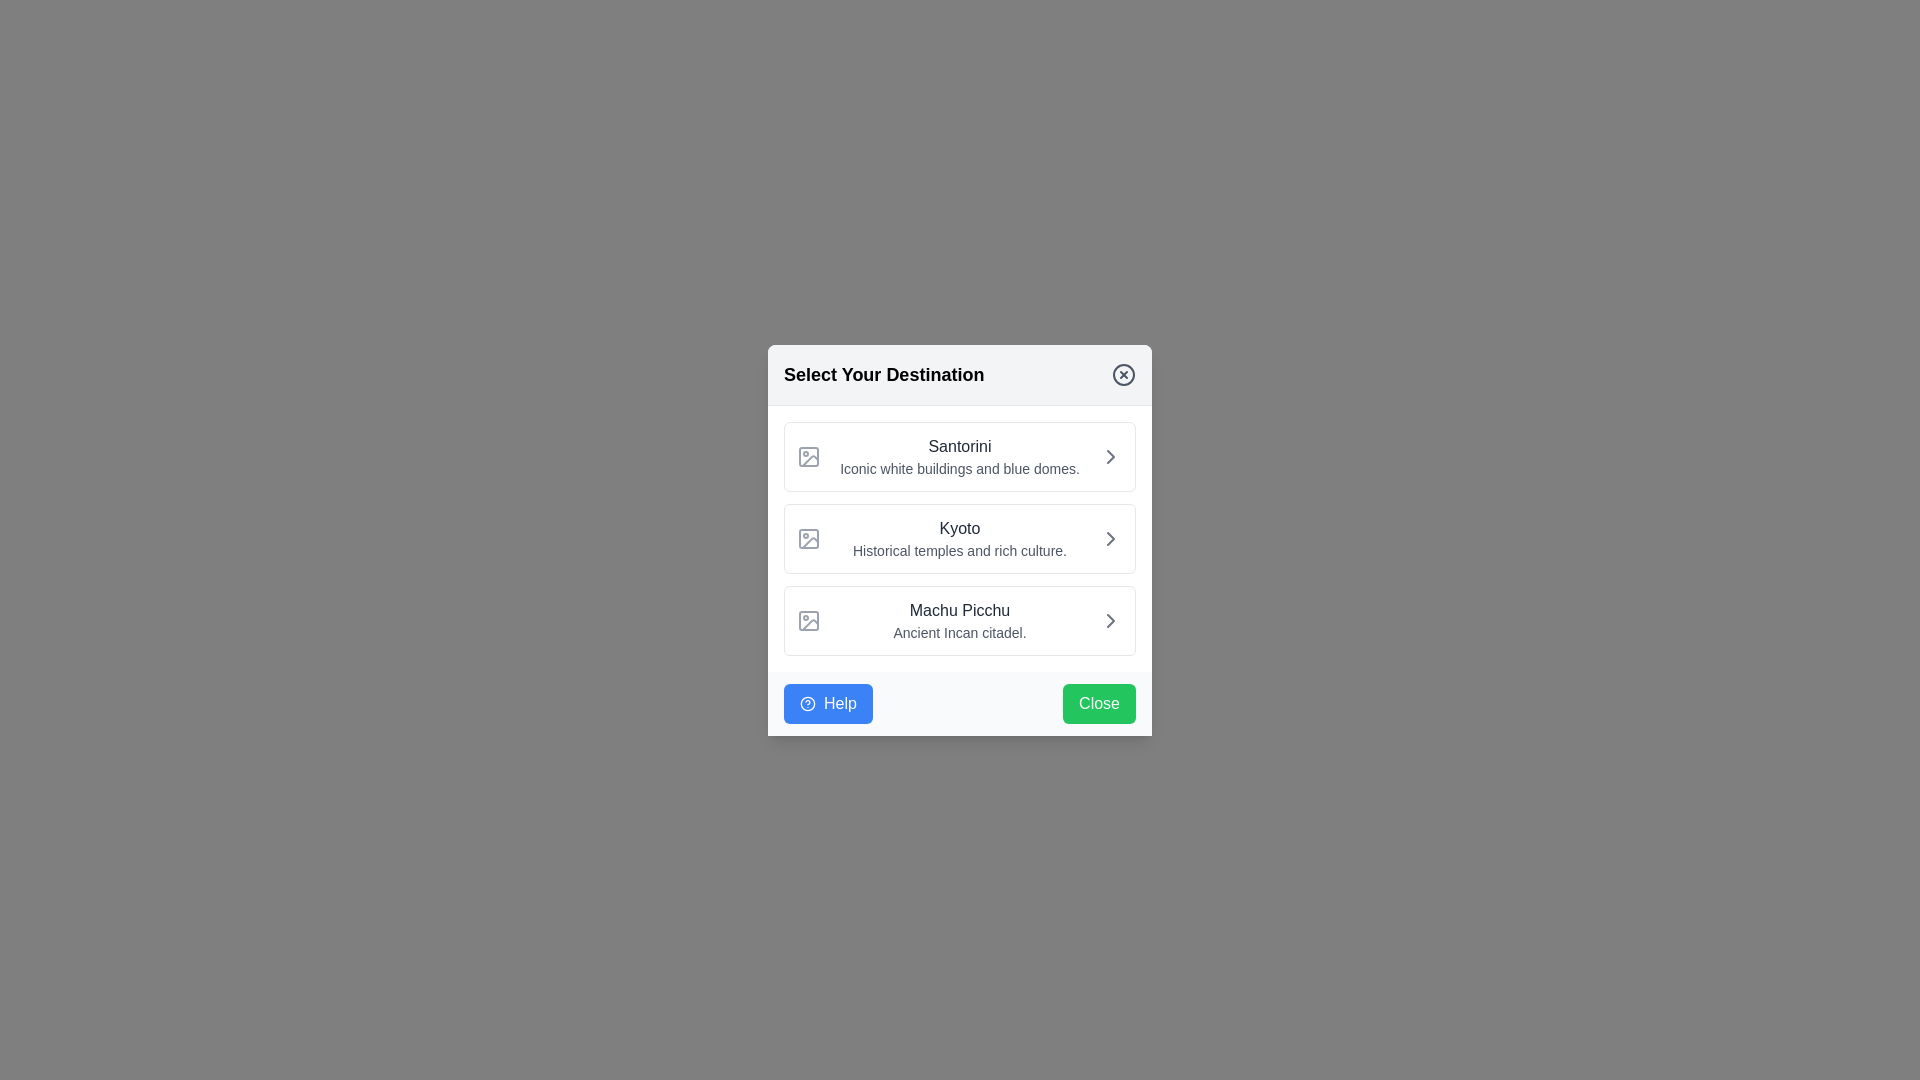 Image resolution: width=1920 pixels, height=1080 pixels. Describe the element at coordinates (1098, 701) in the screenshot. I see `the 'Close' button to close the dialog` at that location.